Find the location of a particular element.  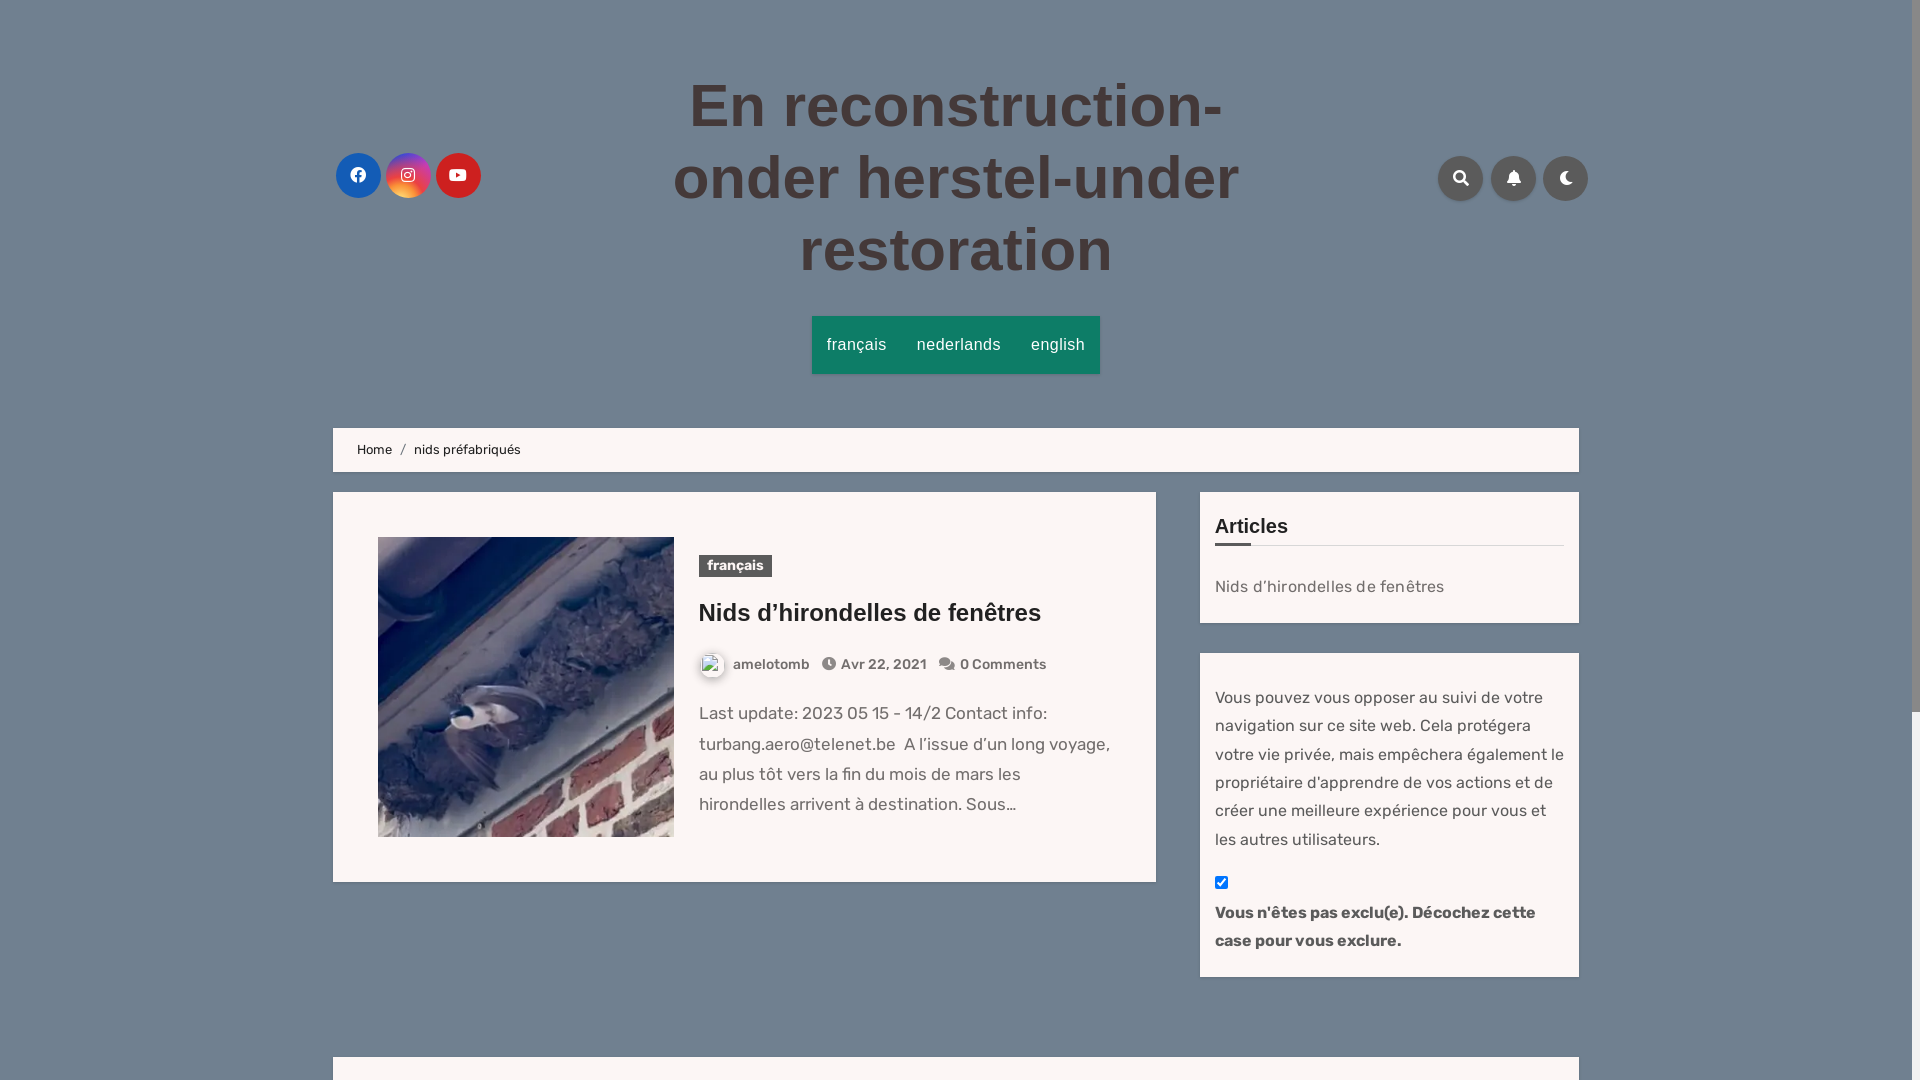

'amelotomb' is located at coordinates (752, 664).